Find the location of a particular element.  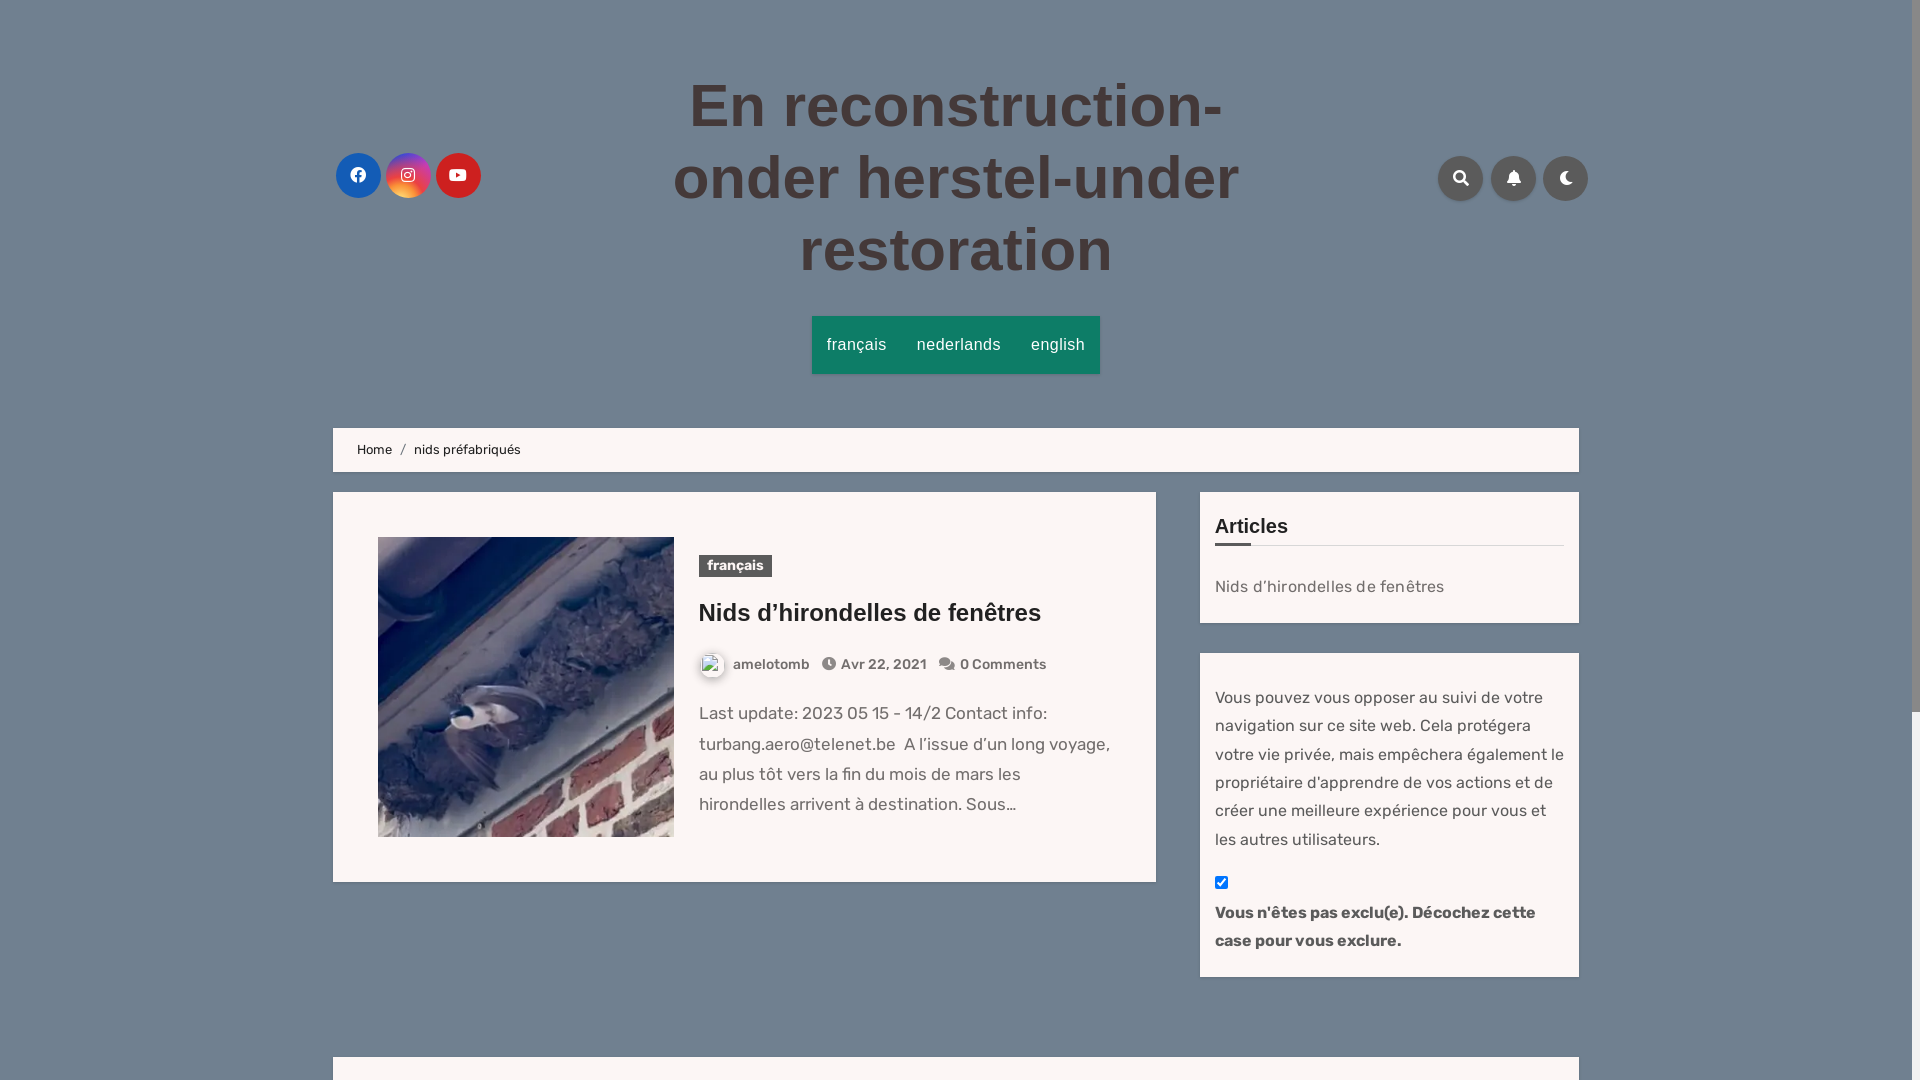

'amelotomb' is located at coordinates (752, 664).